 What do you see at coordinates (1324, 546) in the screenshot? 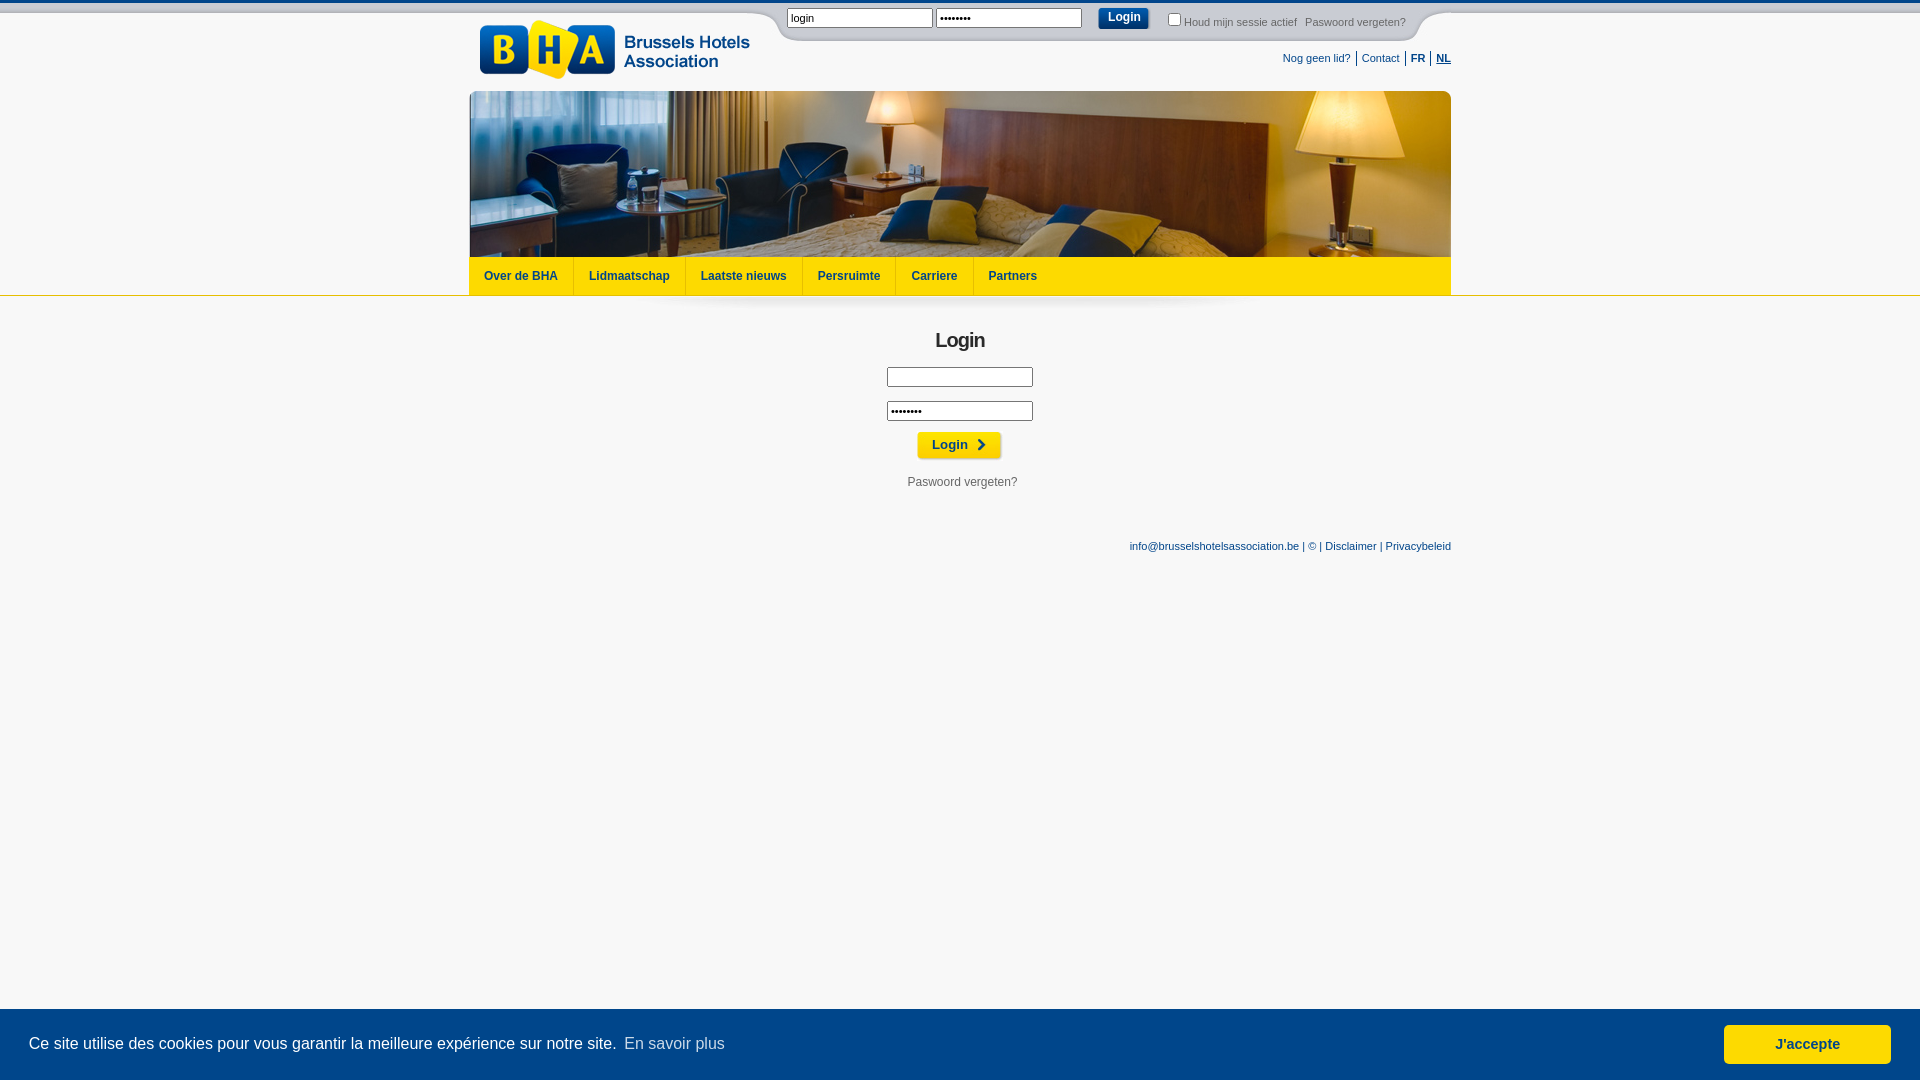
I see `'Disclaimer'` at bounding box center [1324, 546].